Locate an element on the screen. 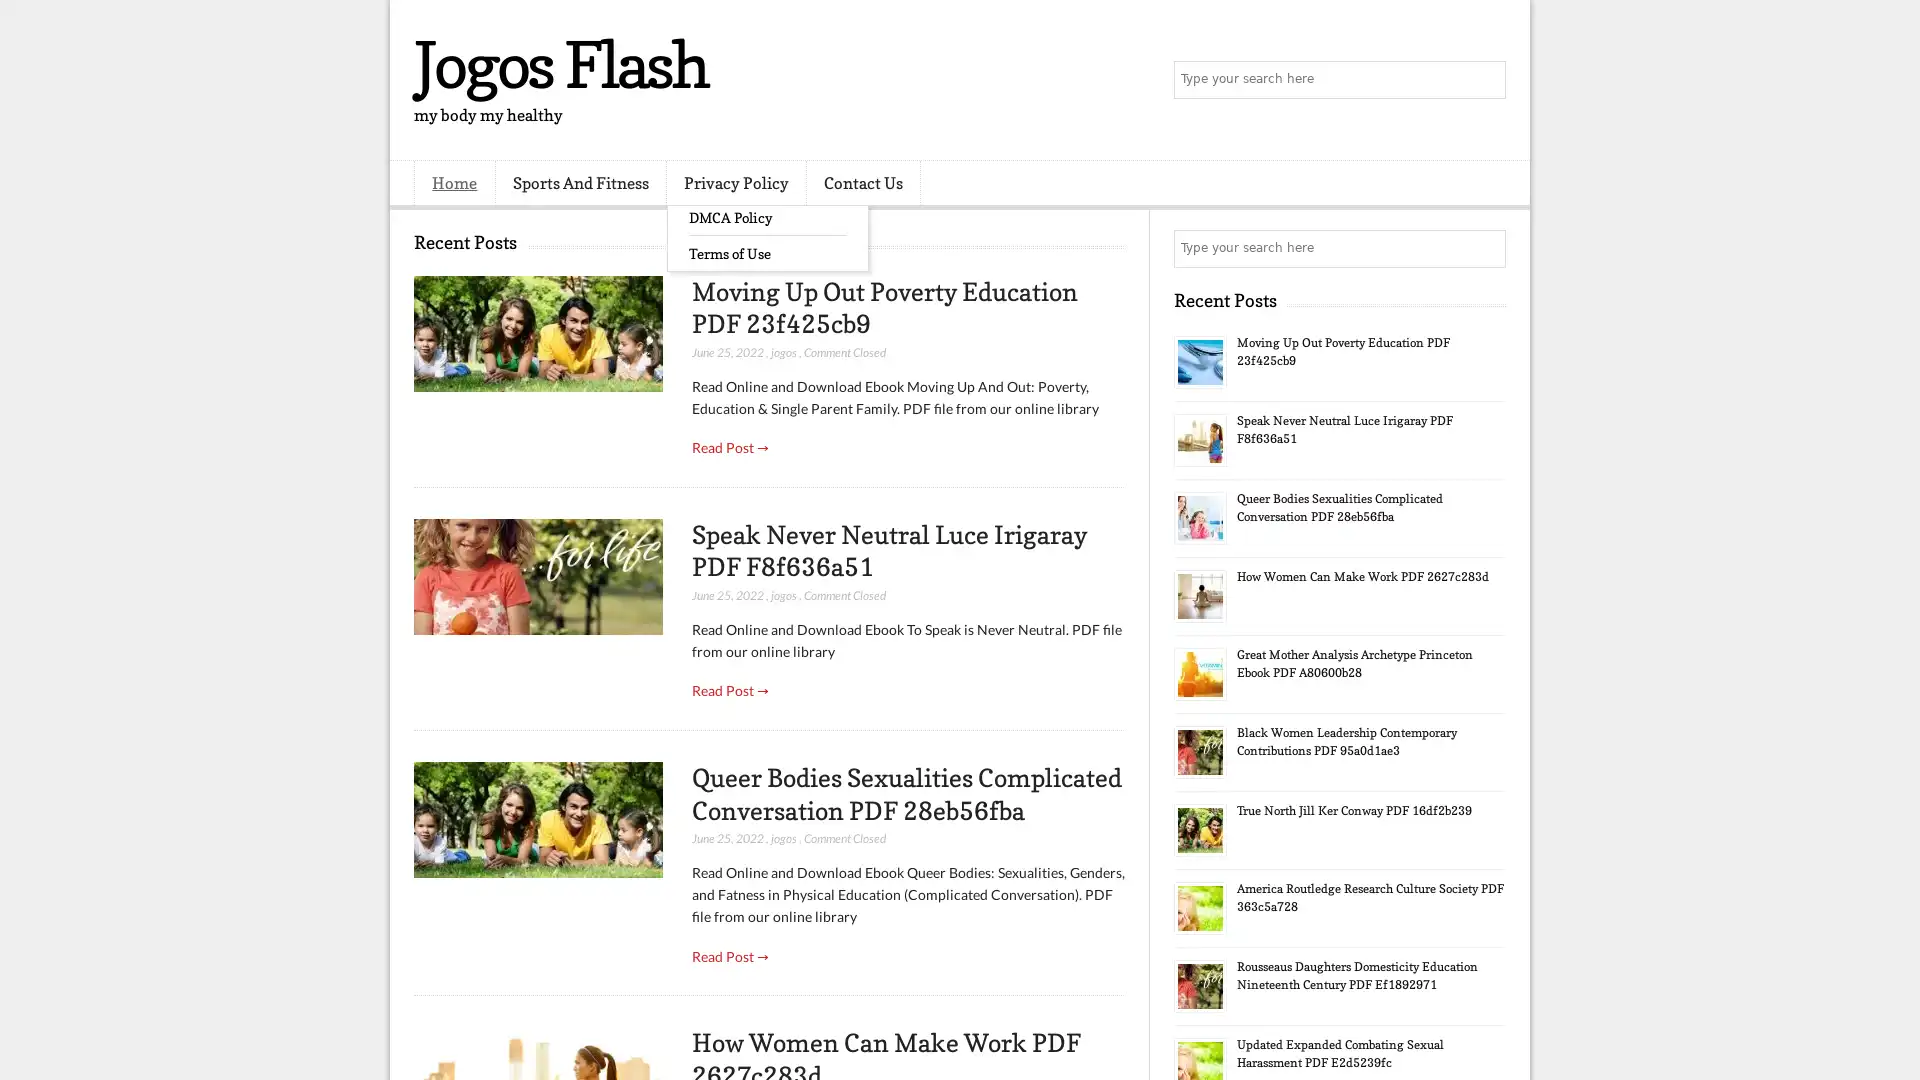 The image size is (1920, 1080). Search is located at coordinates (1485, 248).